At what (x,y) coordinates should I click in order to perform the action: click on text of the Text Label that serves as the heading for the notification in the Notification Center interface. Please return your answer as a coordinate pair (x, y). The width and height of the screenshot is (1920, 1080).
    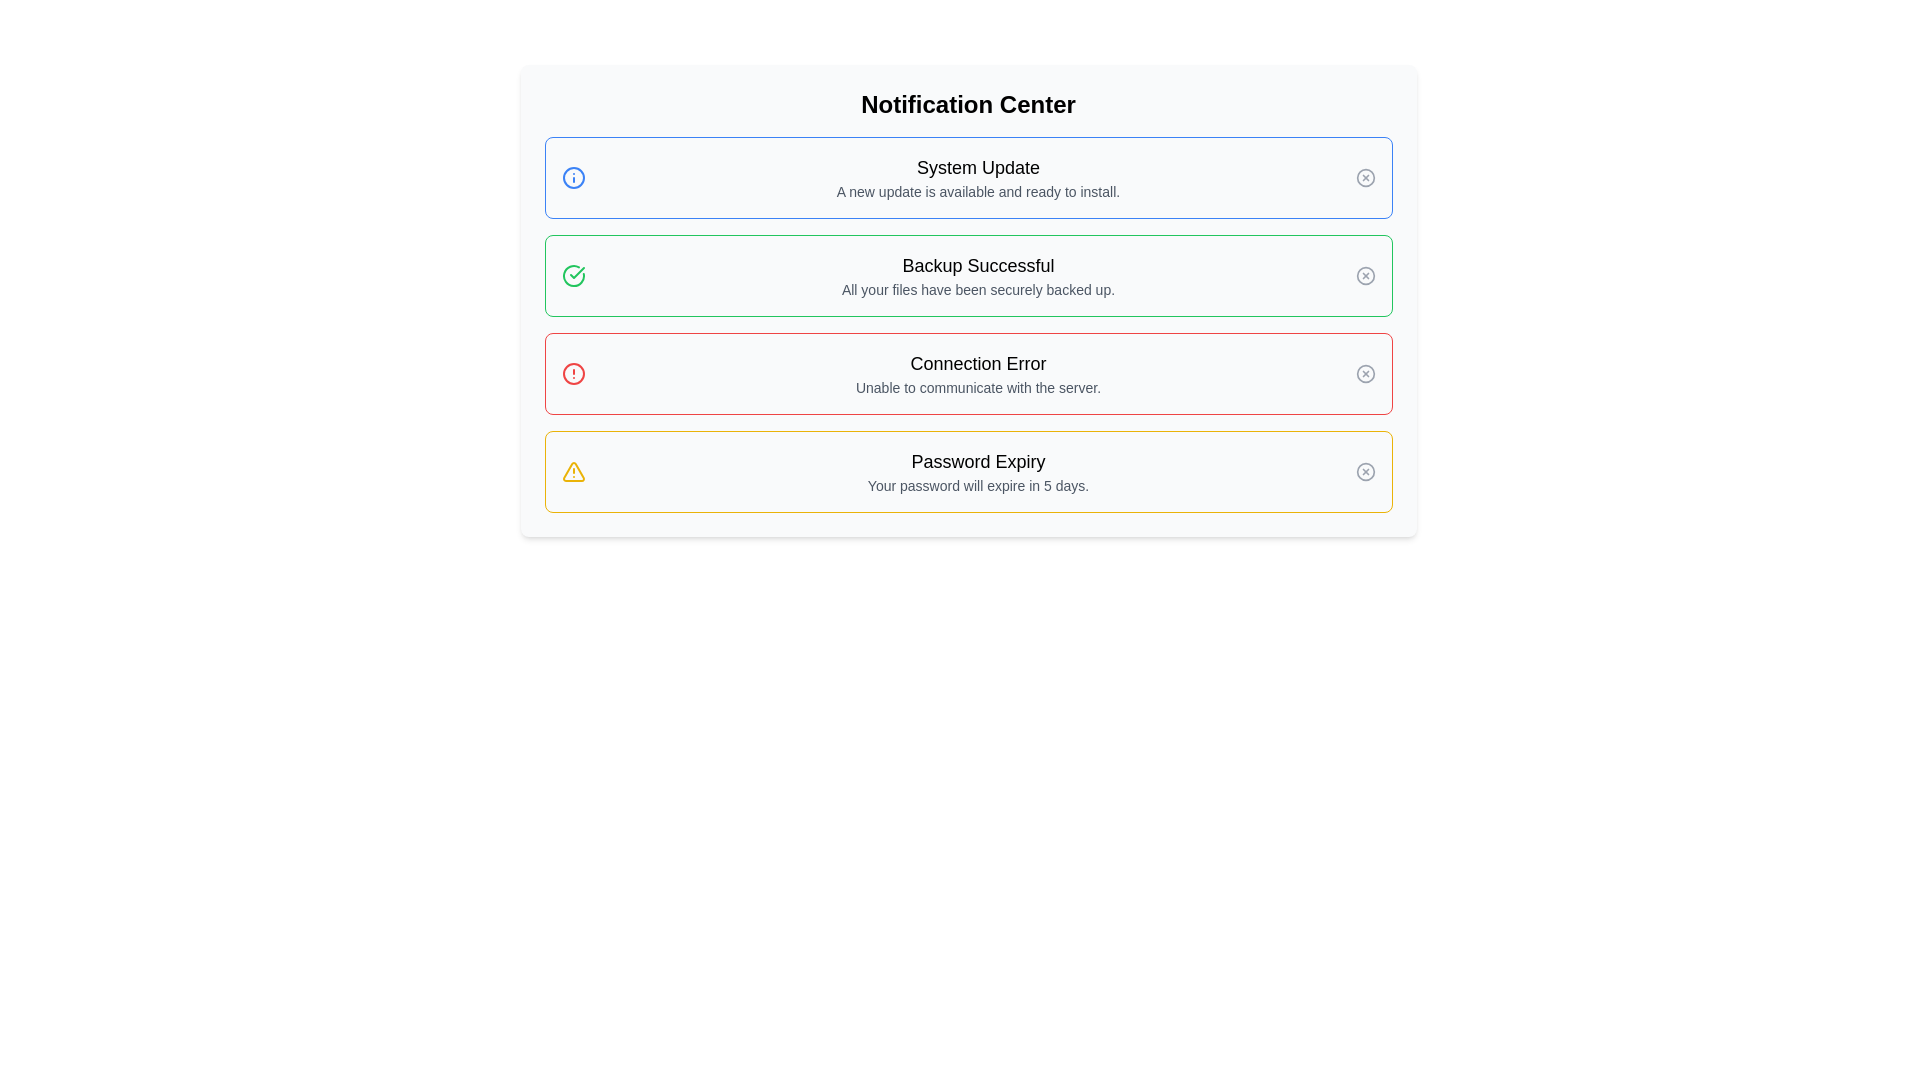
    Looking at the image, I should click on (978, 167).